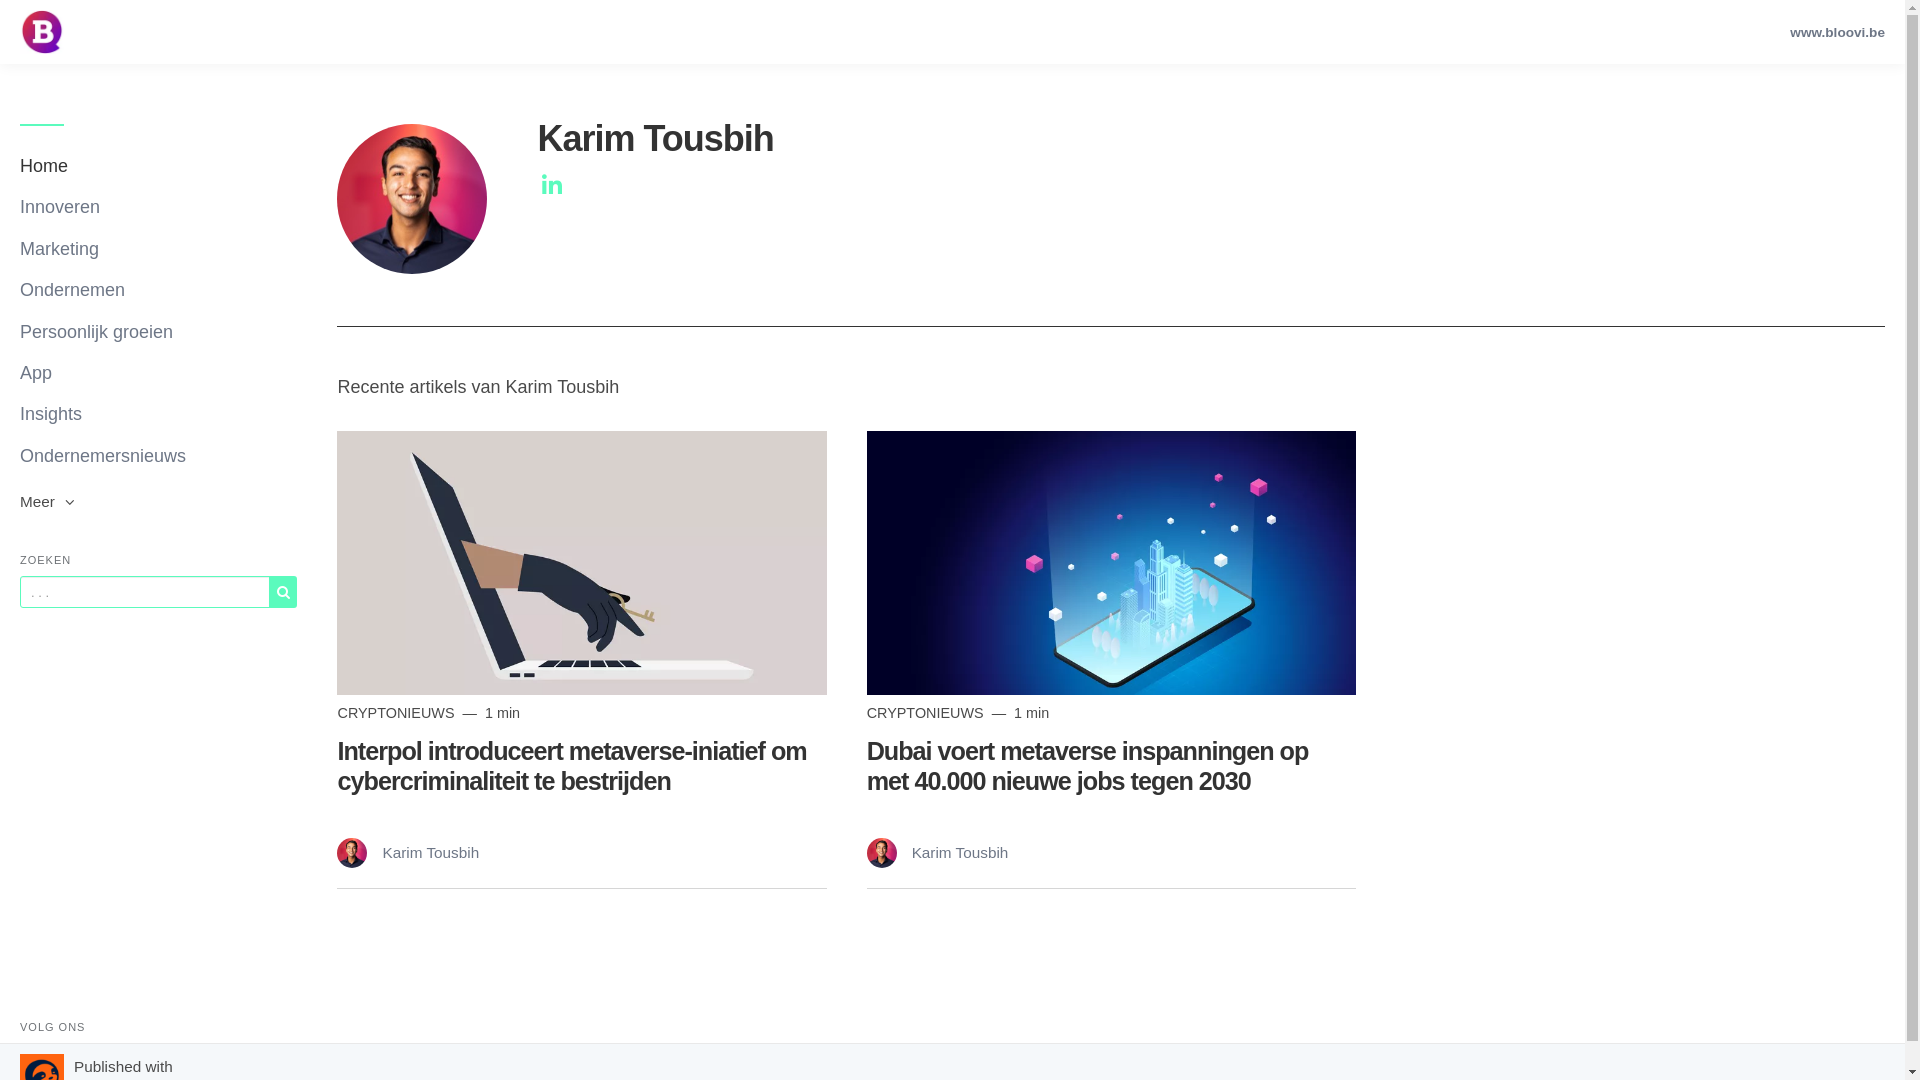 Image resolution: width=1920 pixels, height=1080 pixels. I want to click on 'Ondernemen', so click(157, 290).